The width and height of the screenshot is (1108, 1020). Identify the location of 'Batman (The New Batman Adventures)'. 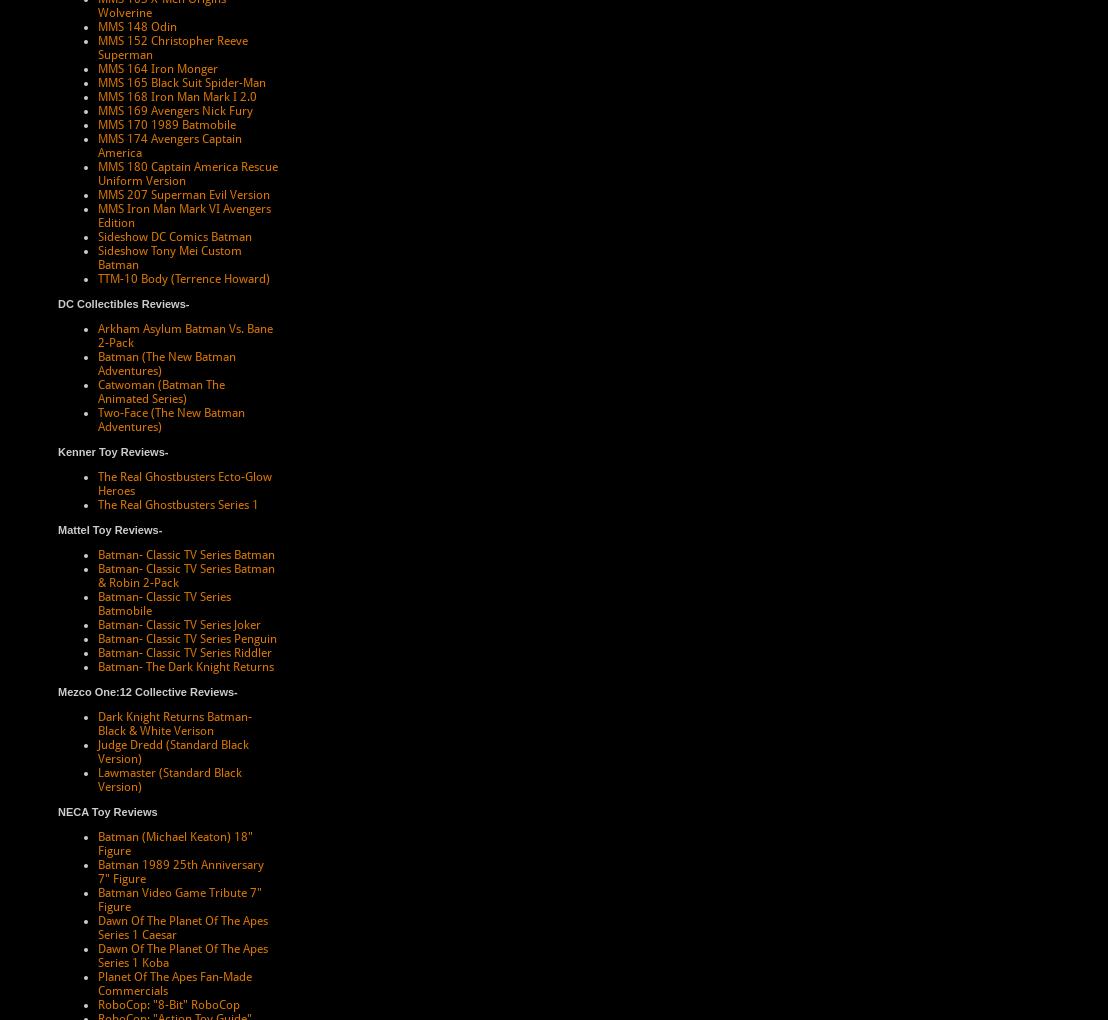
(165, 363).